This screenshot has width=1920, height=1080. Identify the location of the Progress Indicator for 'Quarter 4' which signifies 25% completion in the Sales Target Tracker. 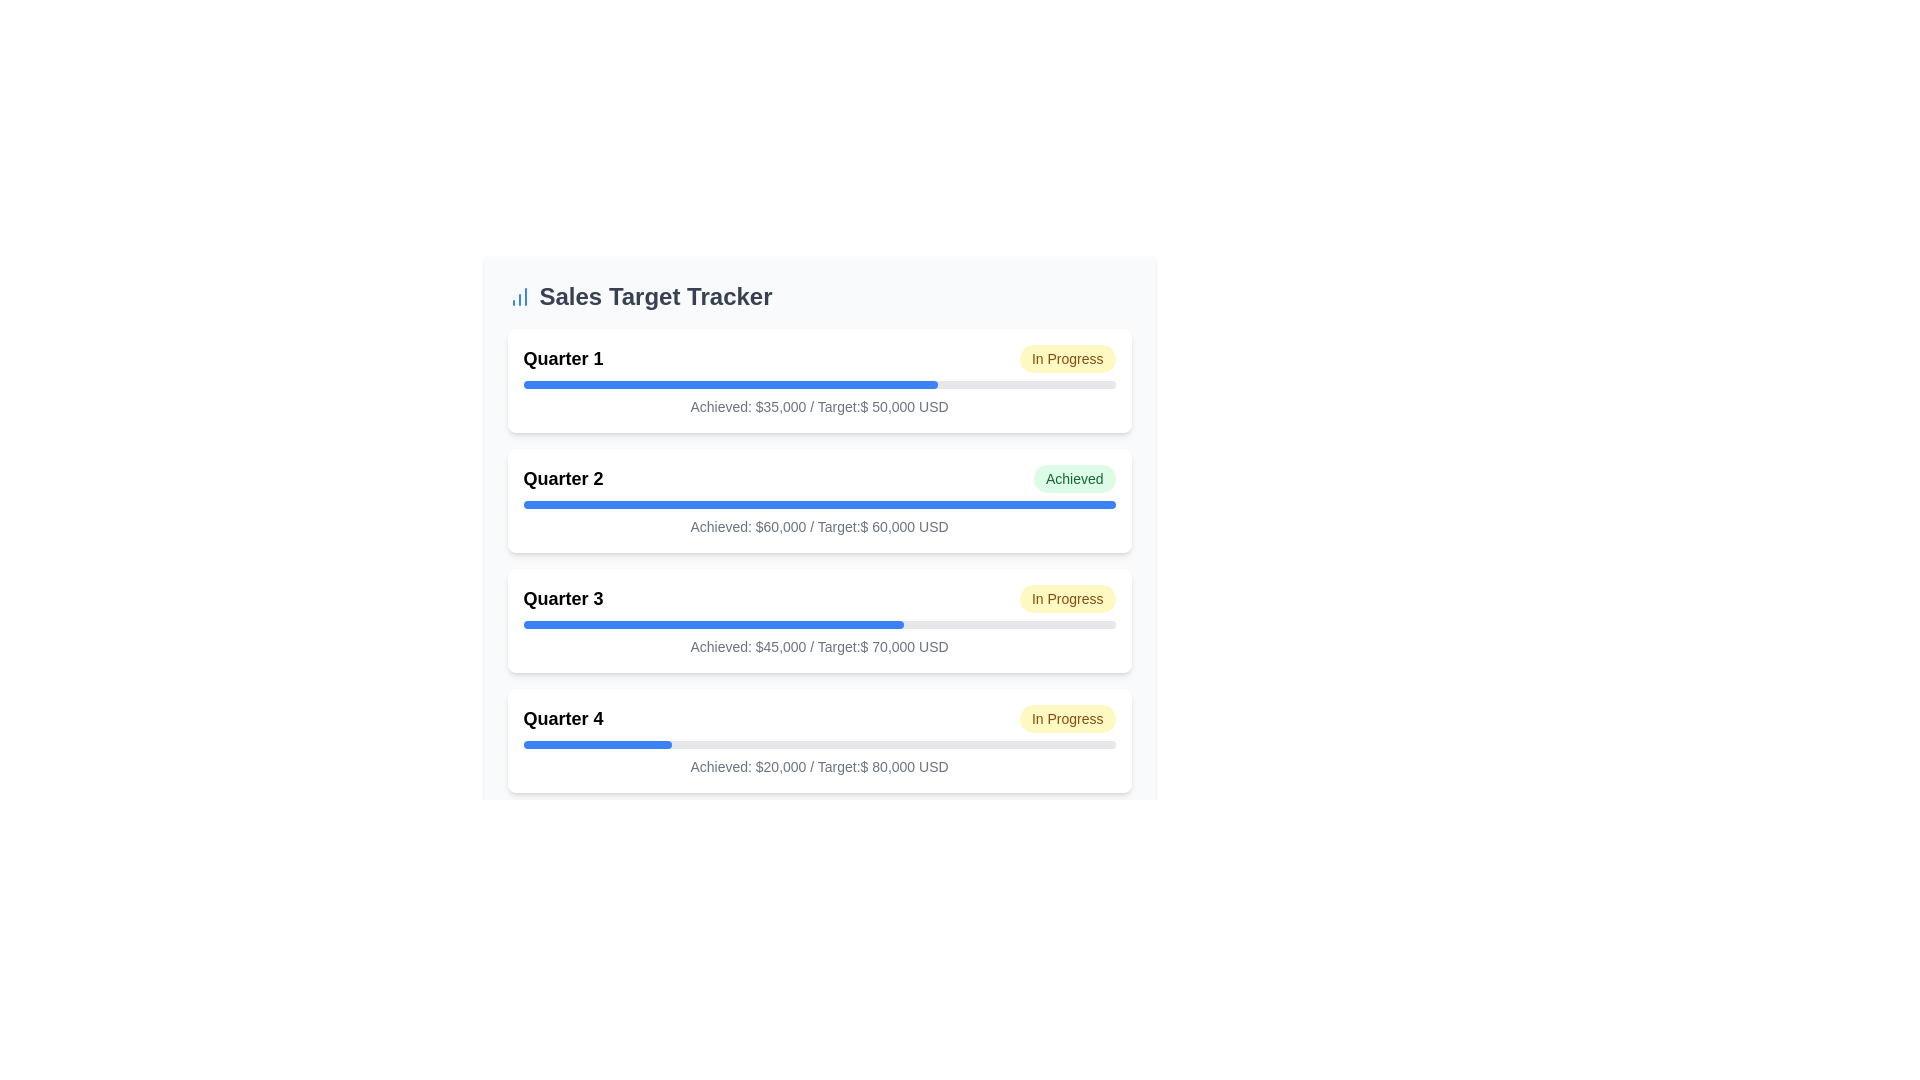
(596, 744).